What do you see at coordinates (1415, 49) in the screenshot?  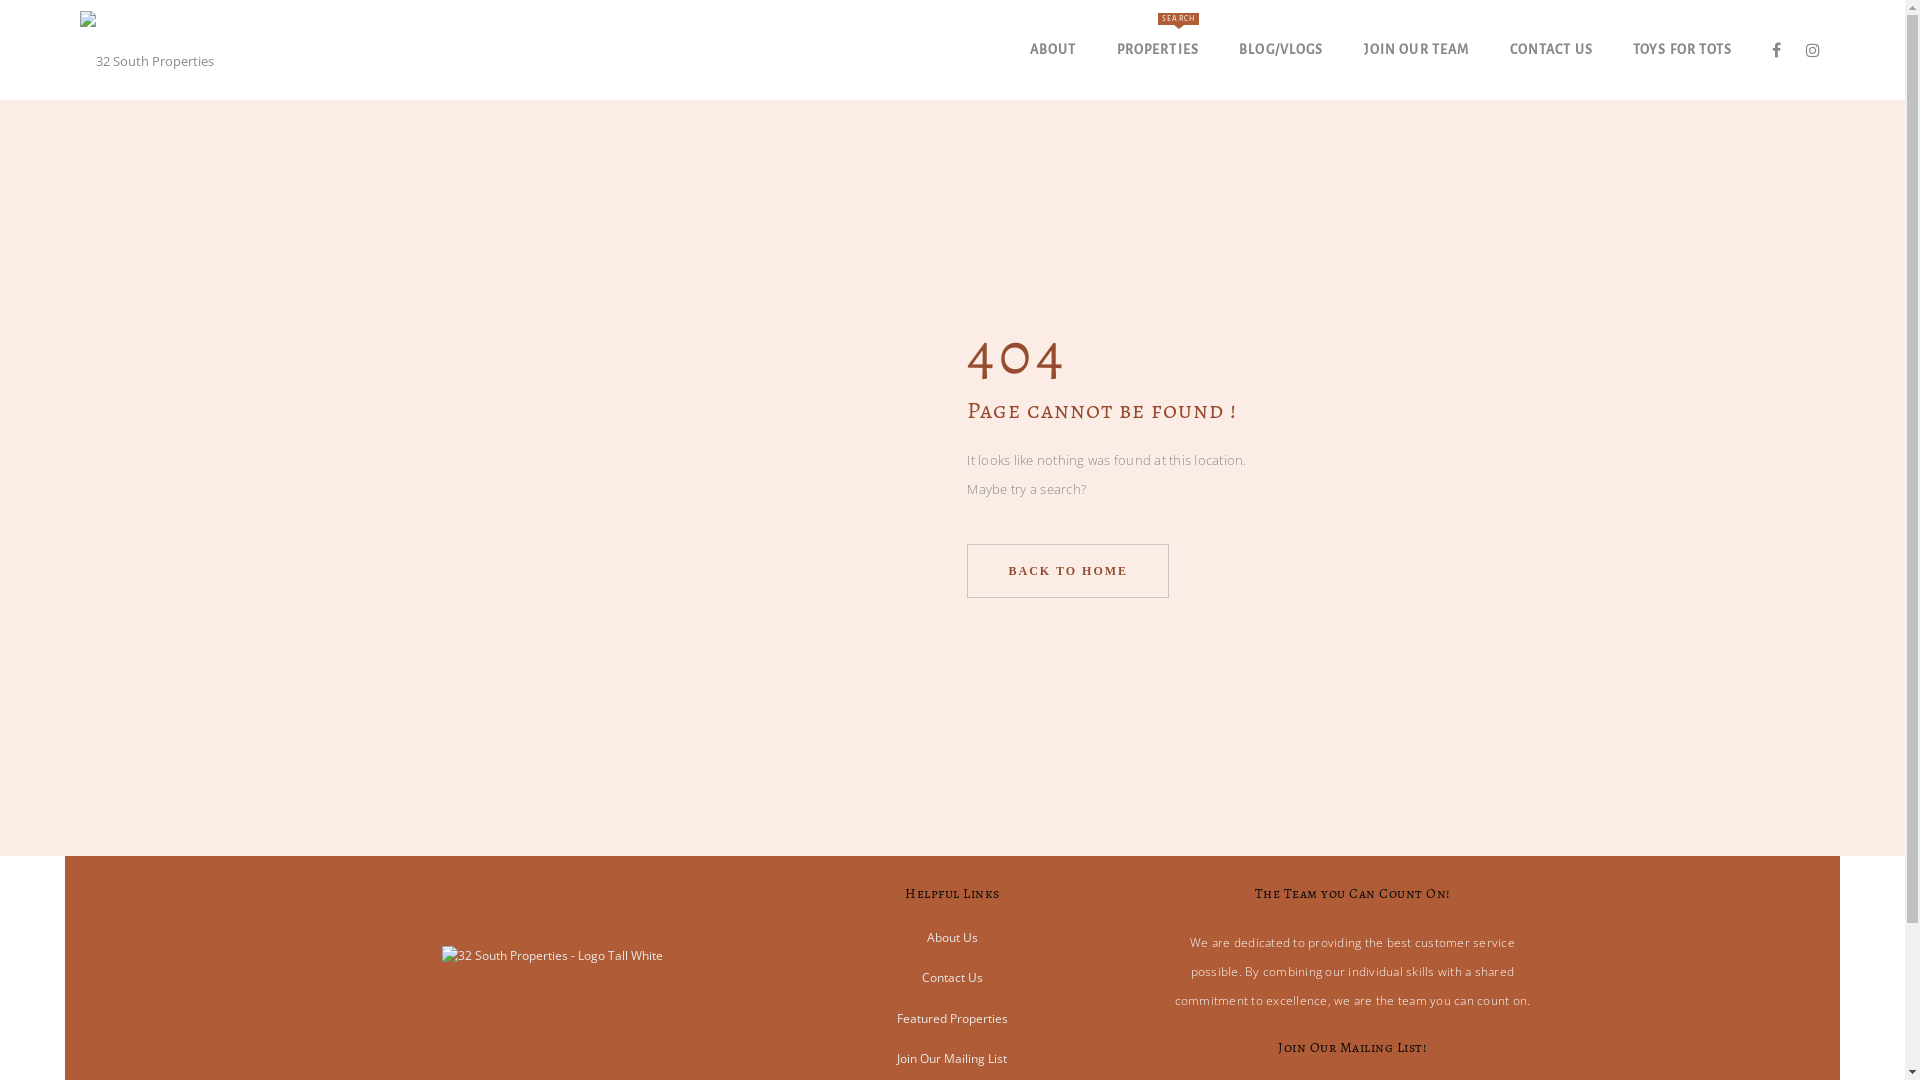 I see `'JOIN OUR TEAM'` at bounding box center [1415, 49].